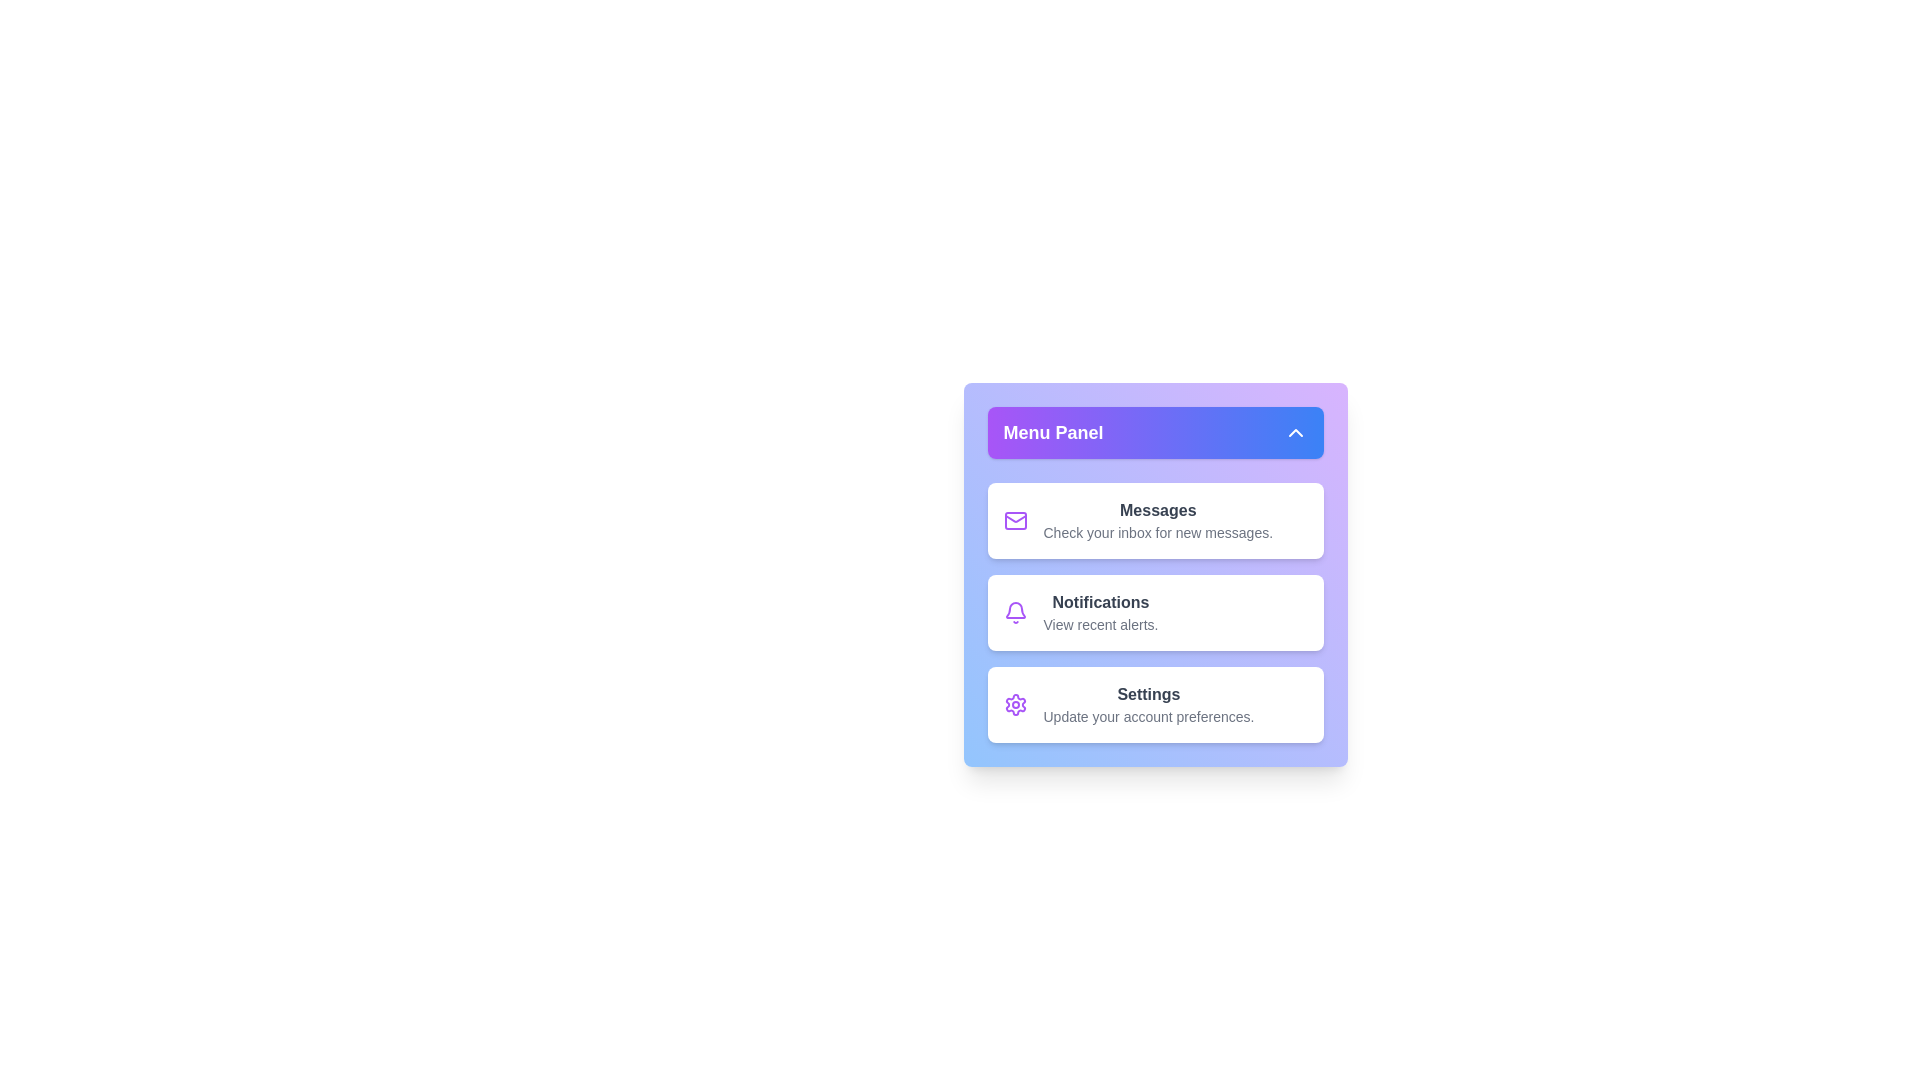 This screenshot has height=1080, width=1920. I want to click on the menu toggle button to toggle the menu open or closed, so click(1155, 431).